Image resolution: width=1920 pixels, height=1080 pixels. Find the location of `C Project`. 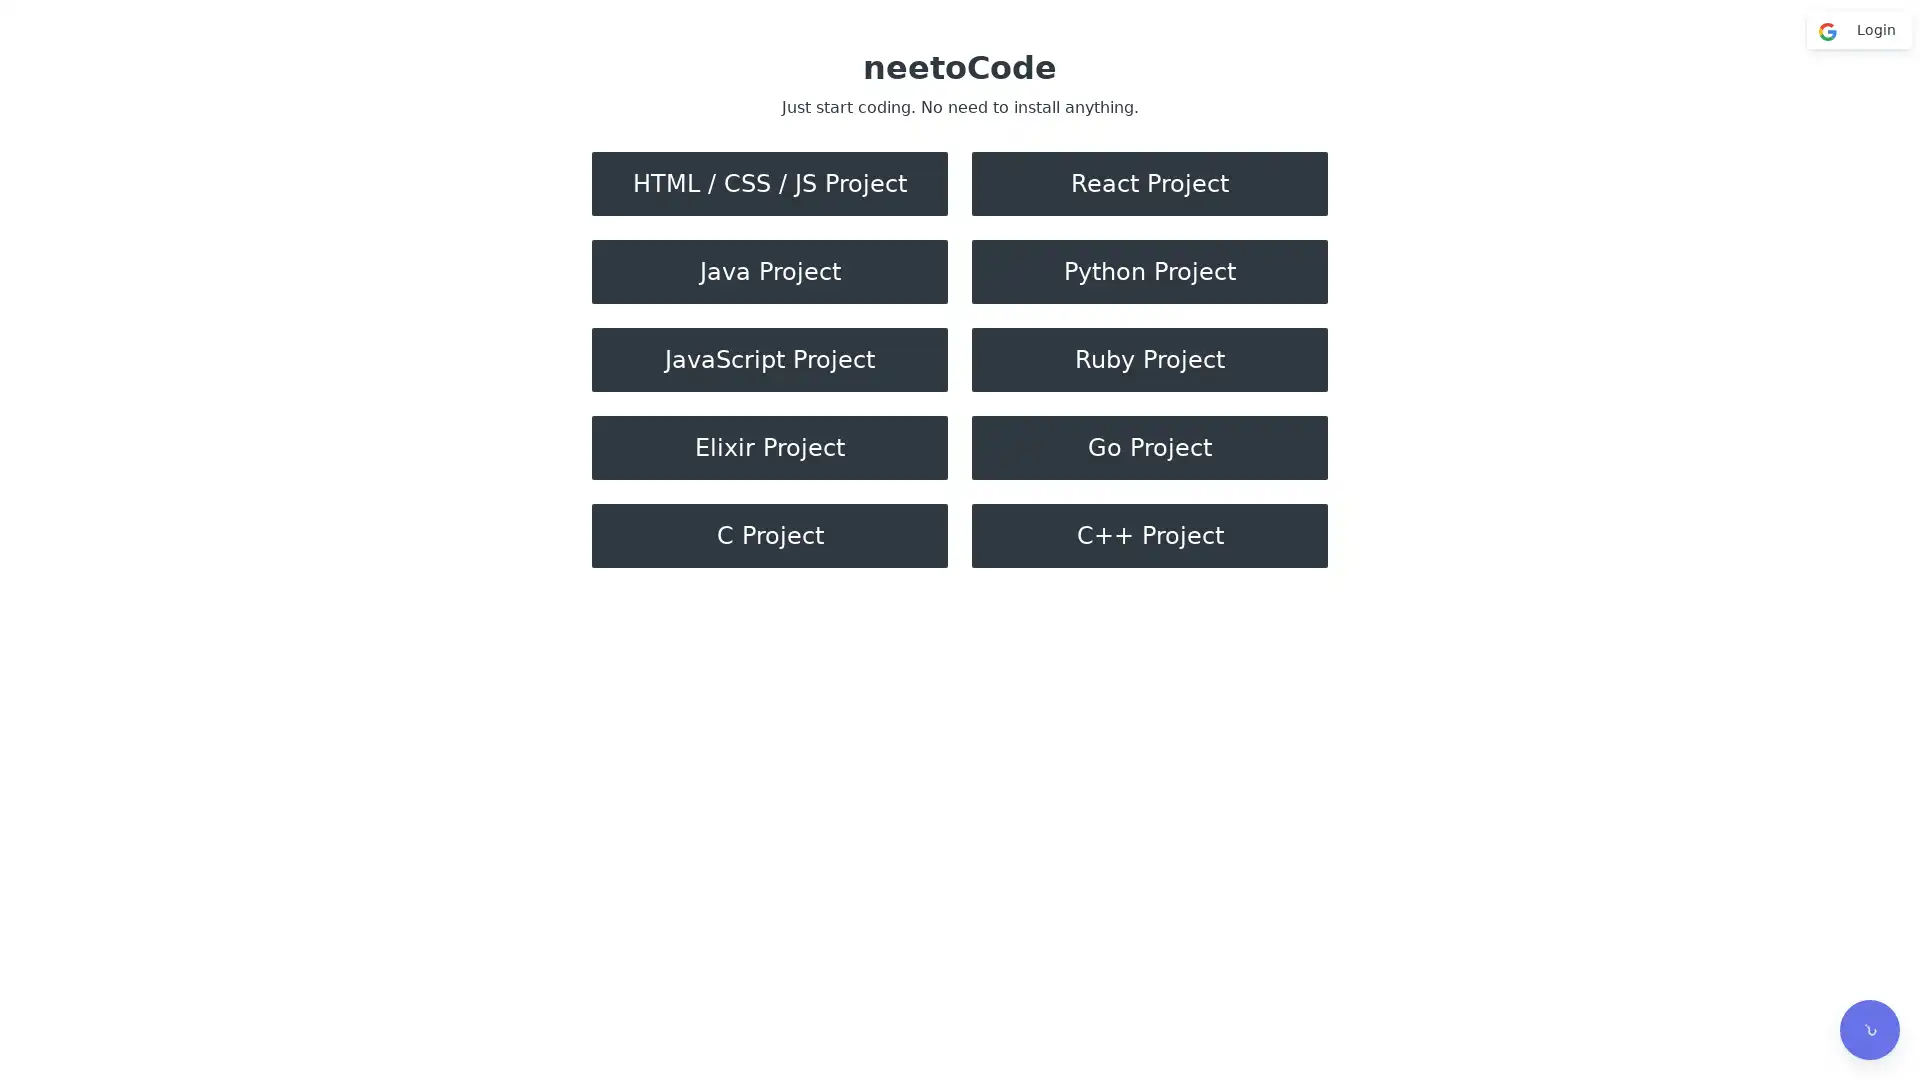

C Project is located at coordinates (768, 535).